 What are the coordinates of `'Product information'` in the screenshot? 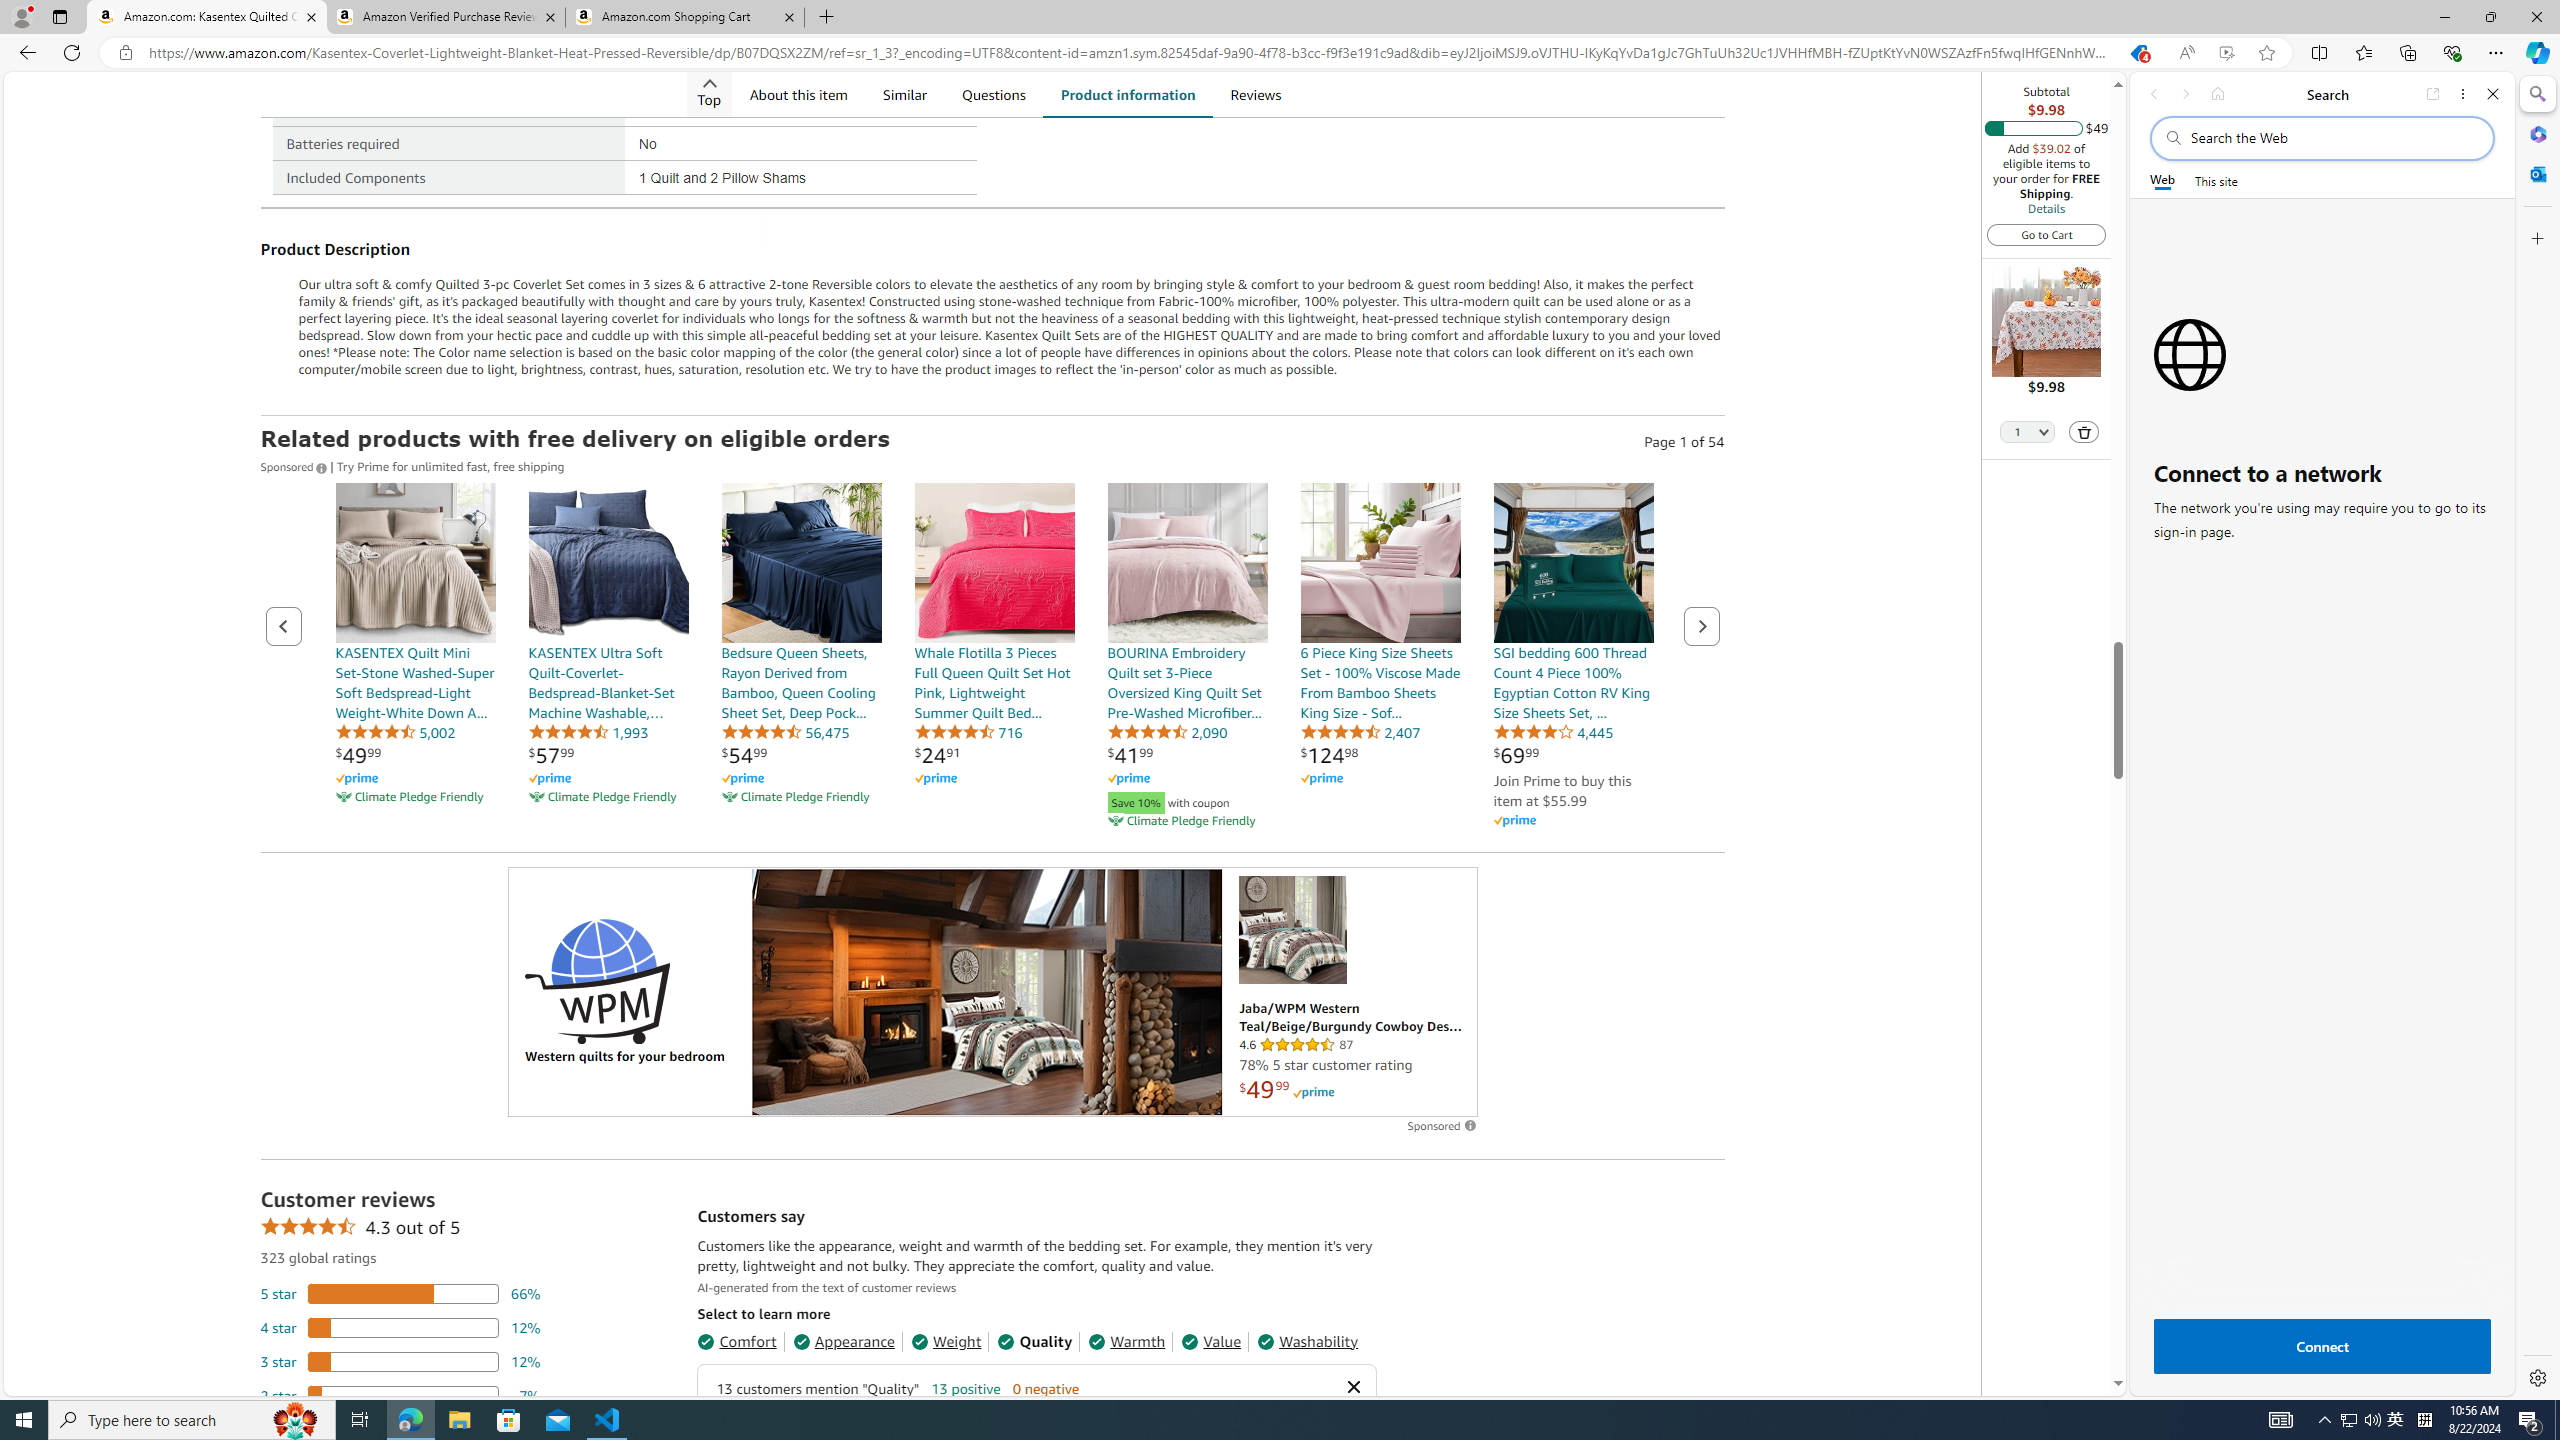 It's located at (1126, 93).